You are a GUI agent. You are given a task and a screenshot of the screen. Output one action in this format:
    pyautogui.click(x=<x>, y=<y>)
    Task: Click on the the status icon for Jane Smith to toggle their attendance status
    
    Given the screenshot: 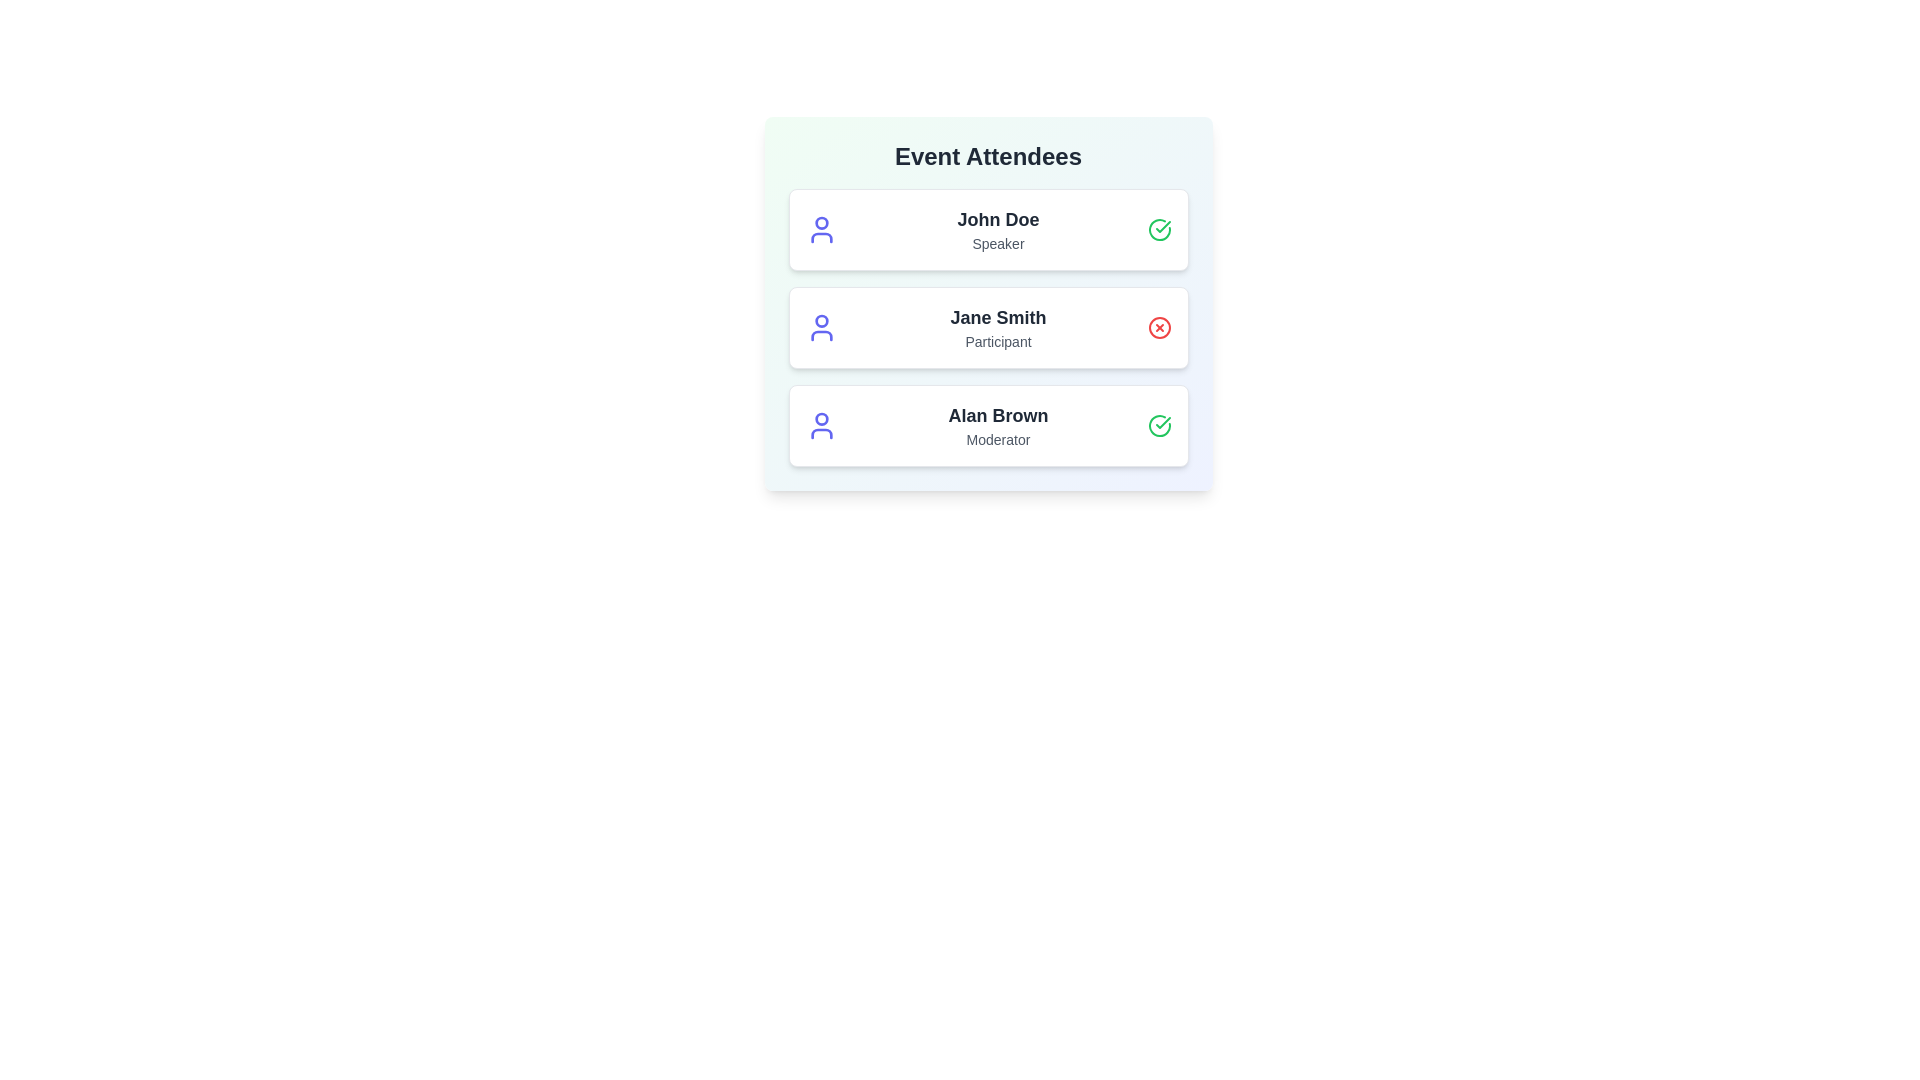 What is the action you would take?
    pyautogui.click(x=1159, y=326)
    